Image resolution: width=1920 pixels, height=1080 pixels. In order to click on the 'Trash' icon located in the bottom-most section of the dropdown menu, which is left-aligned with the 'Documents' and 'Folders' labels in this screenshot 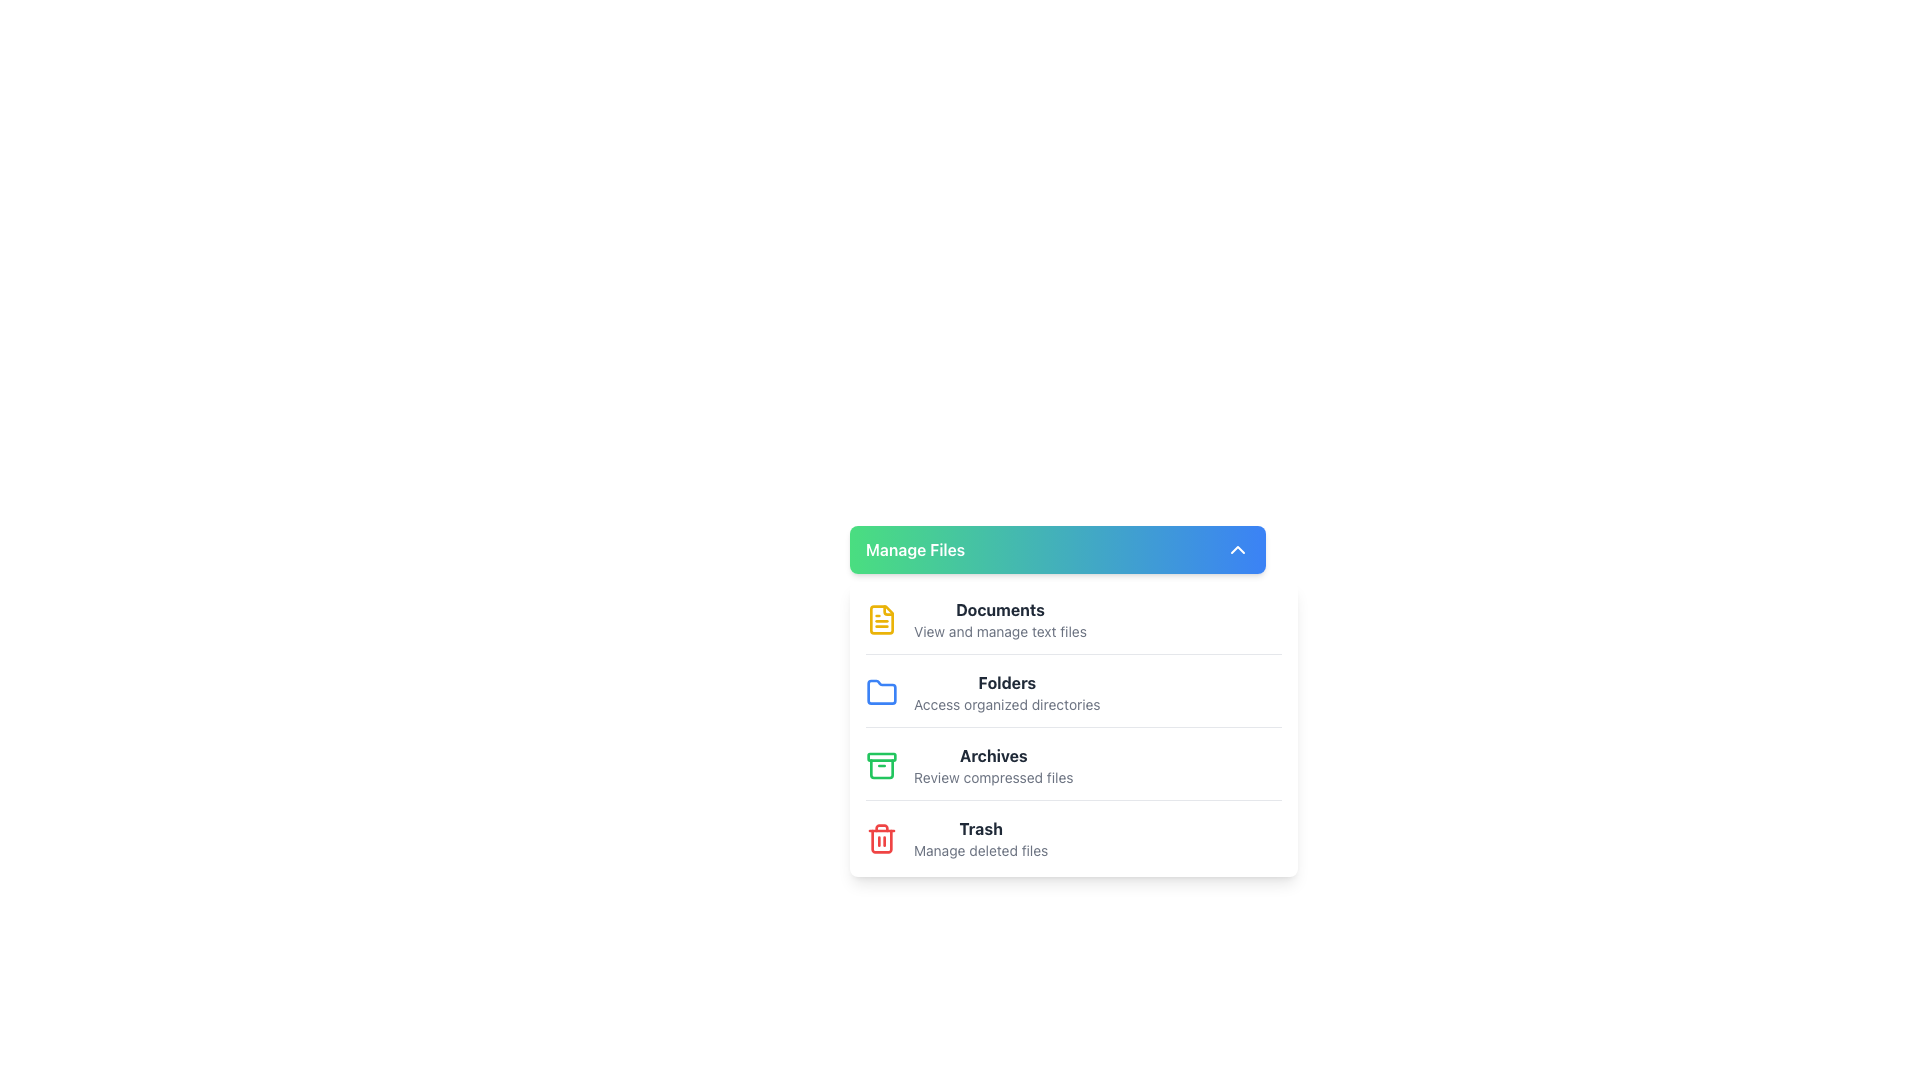, I will do `click(881, 839)`.